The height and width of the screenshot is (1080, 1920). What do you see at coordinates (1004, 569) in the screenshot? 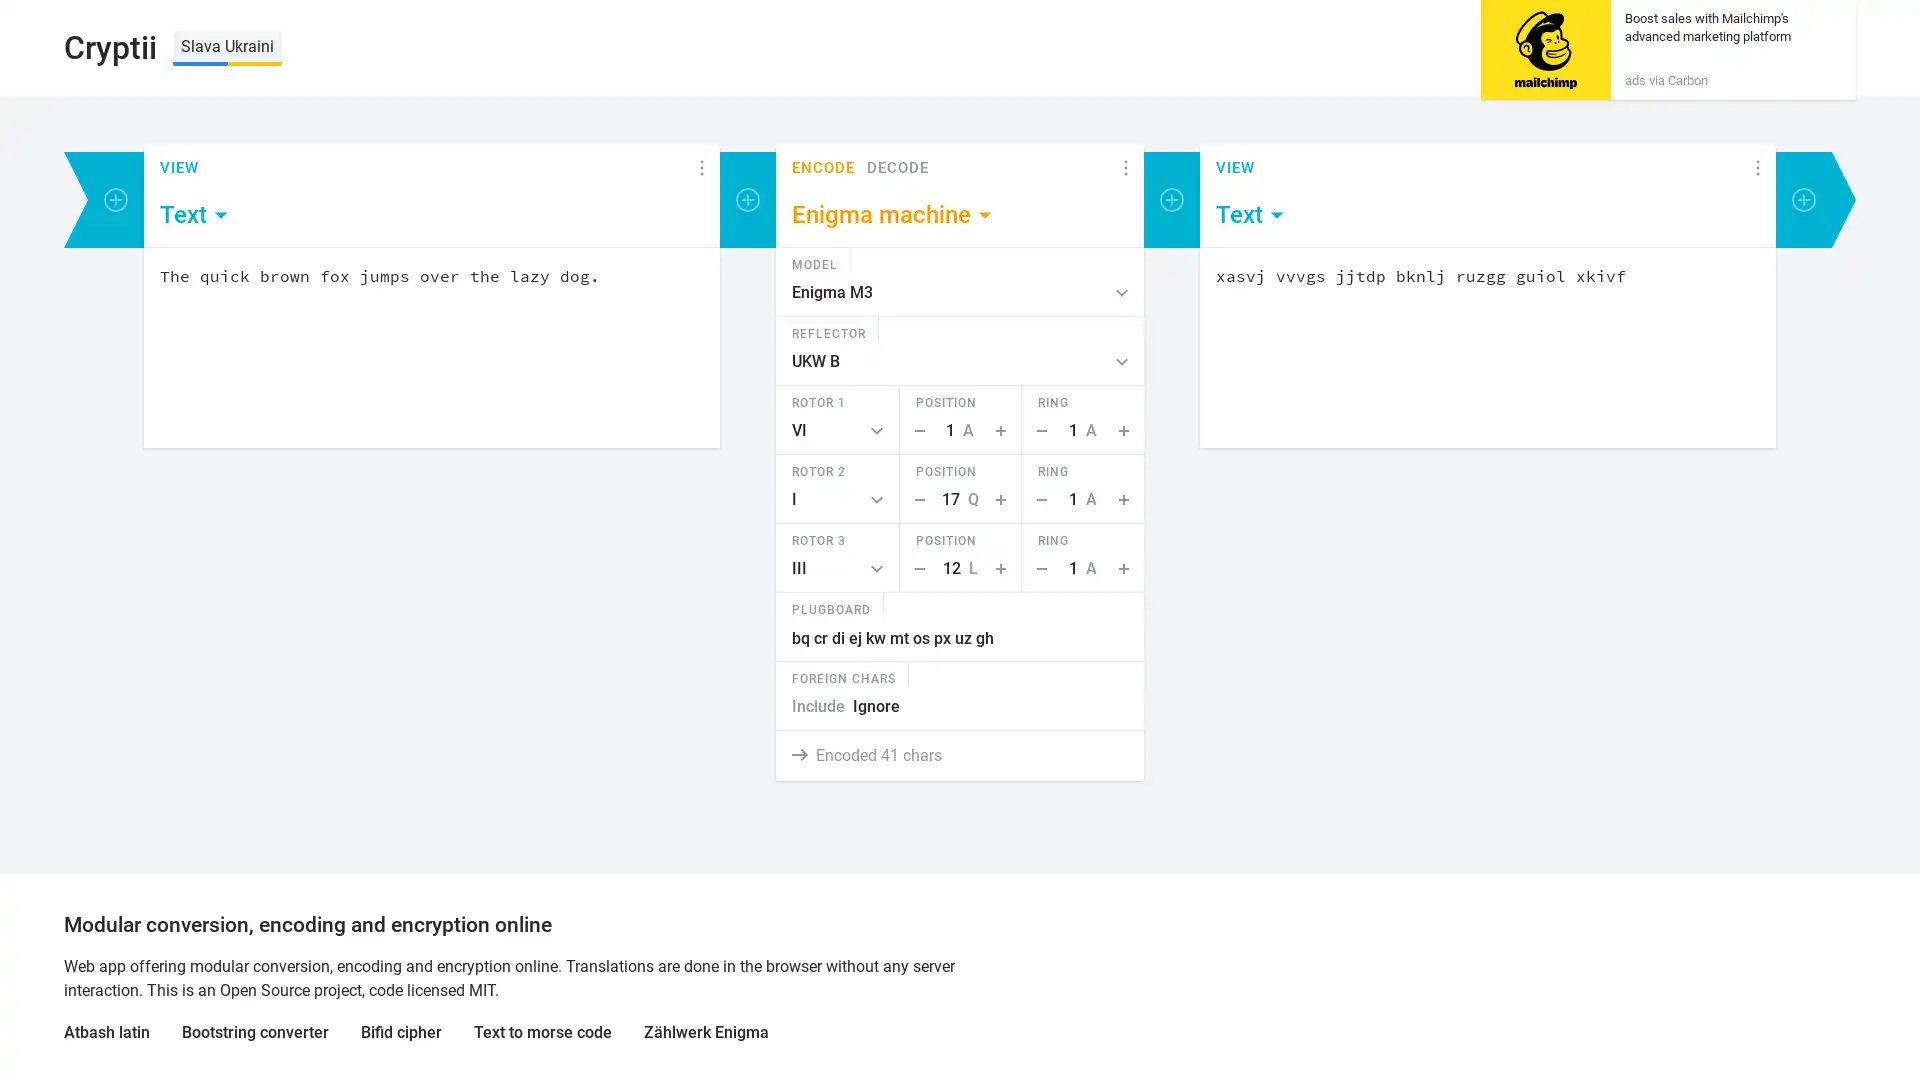
I see `Step Up` at bounding box center [1004, 569].